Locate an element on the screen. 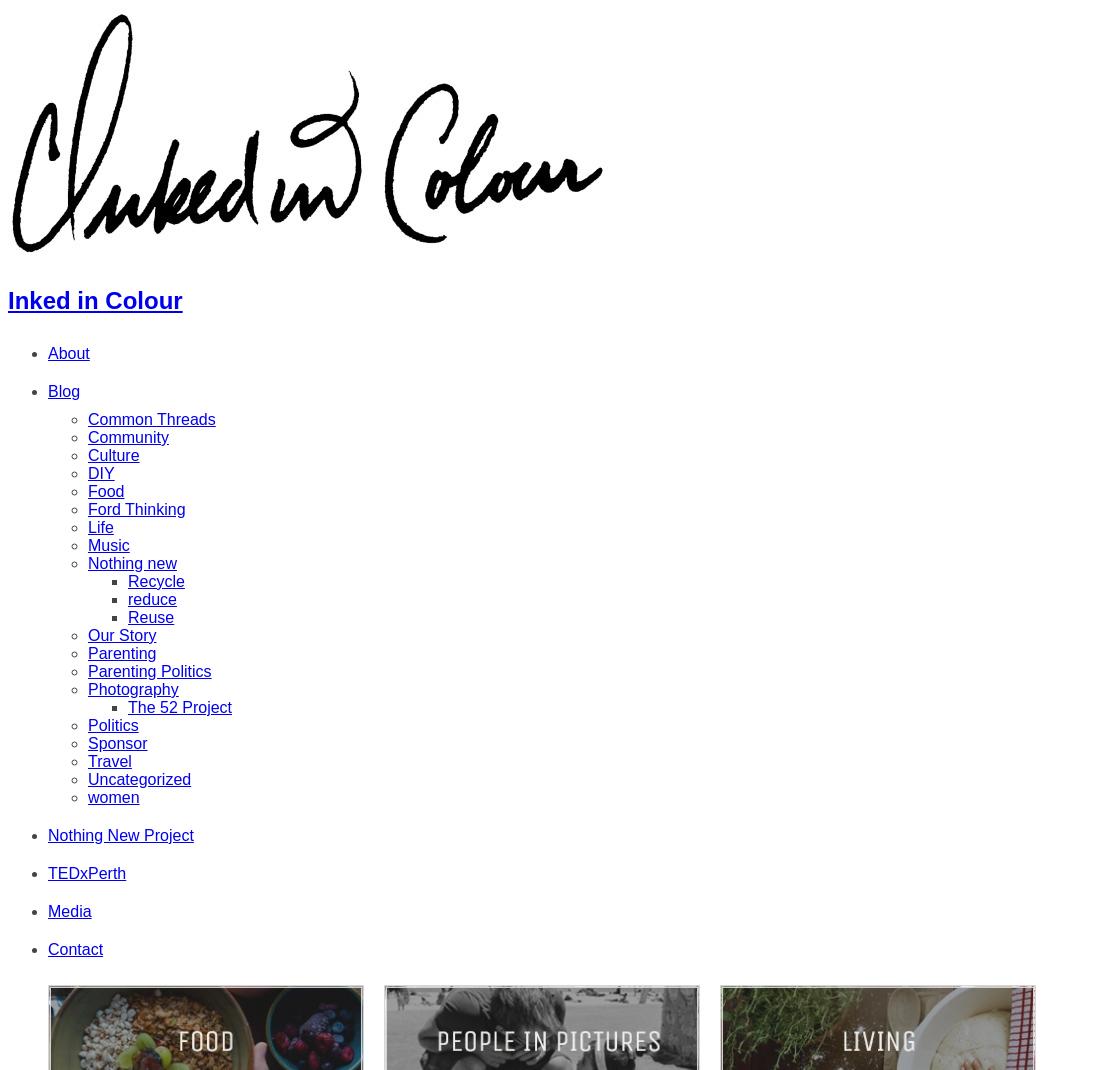 This screenshot has height=1070, width=1100. 'Nothing New Project' is located at coordinates (120, 834).